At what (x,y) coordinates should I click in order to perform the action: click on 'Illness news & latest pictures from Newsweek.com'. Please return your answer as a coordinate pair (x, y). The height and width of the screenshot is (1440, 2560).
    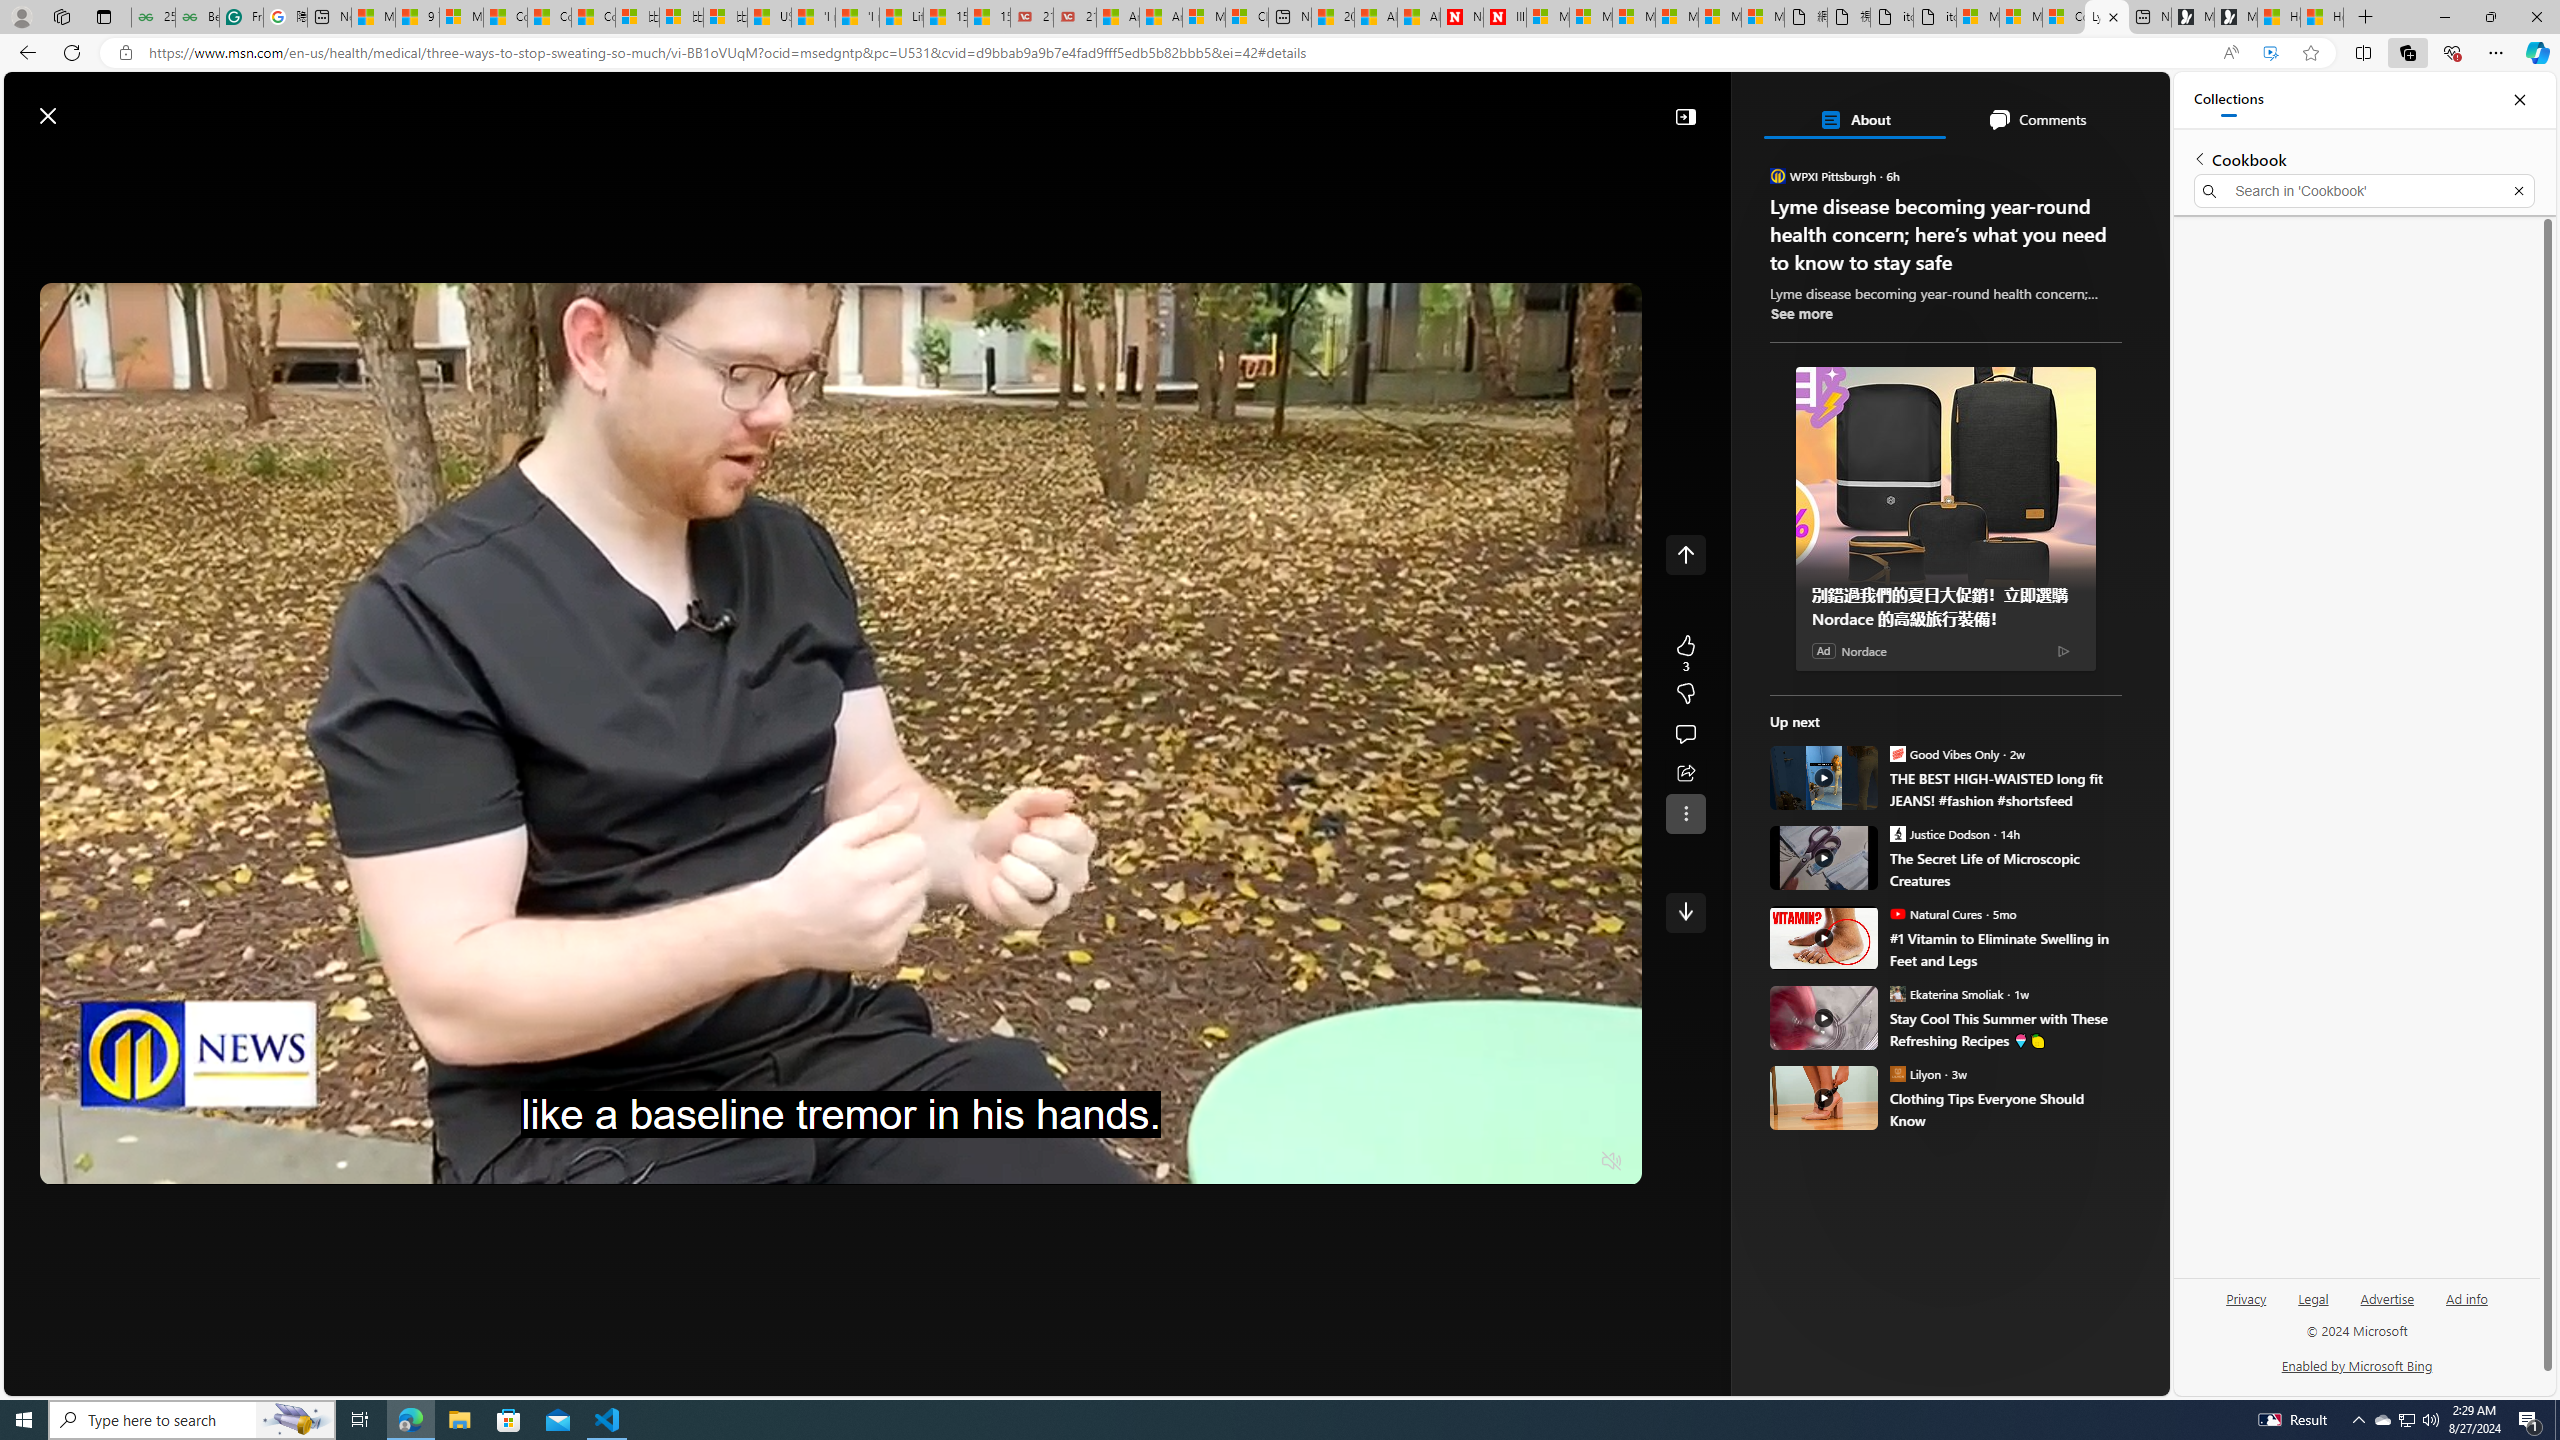
    Looking at the image, I should click on (1504, 16).